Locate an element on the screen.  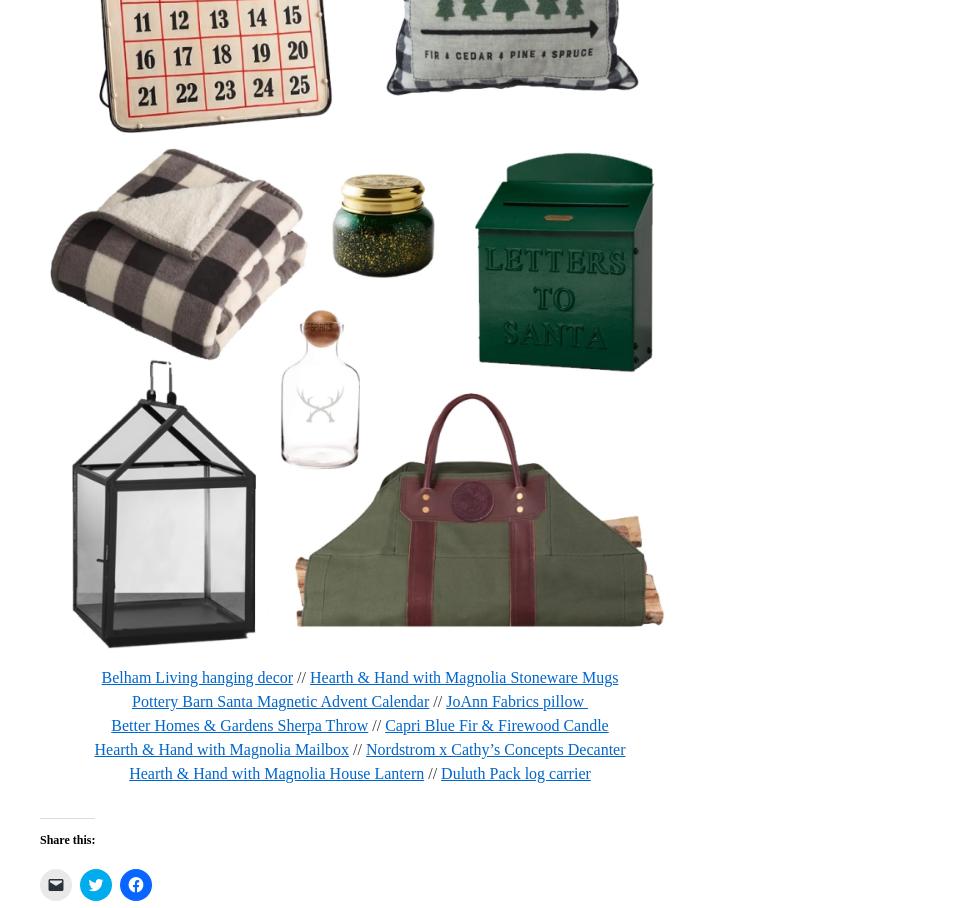
'Hearth & Hand with Magnolia Mailbox' is located at coordinates (221, 748).